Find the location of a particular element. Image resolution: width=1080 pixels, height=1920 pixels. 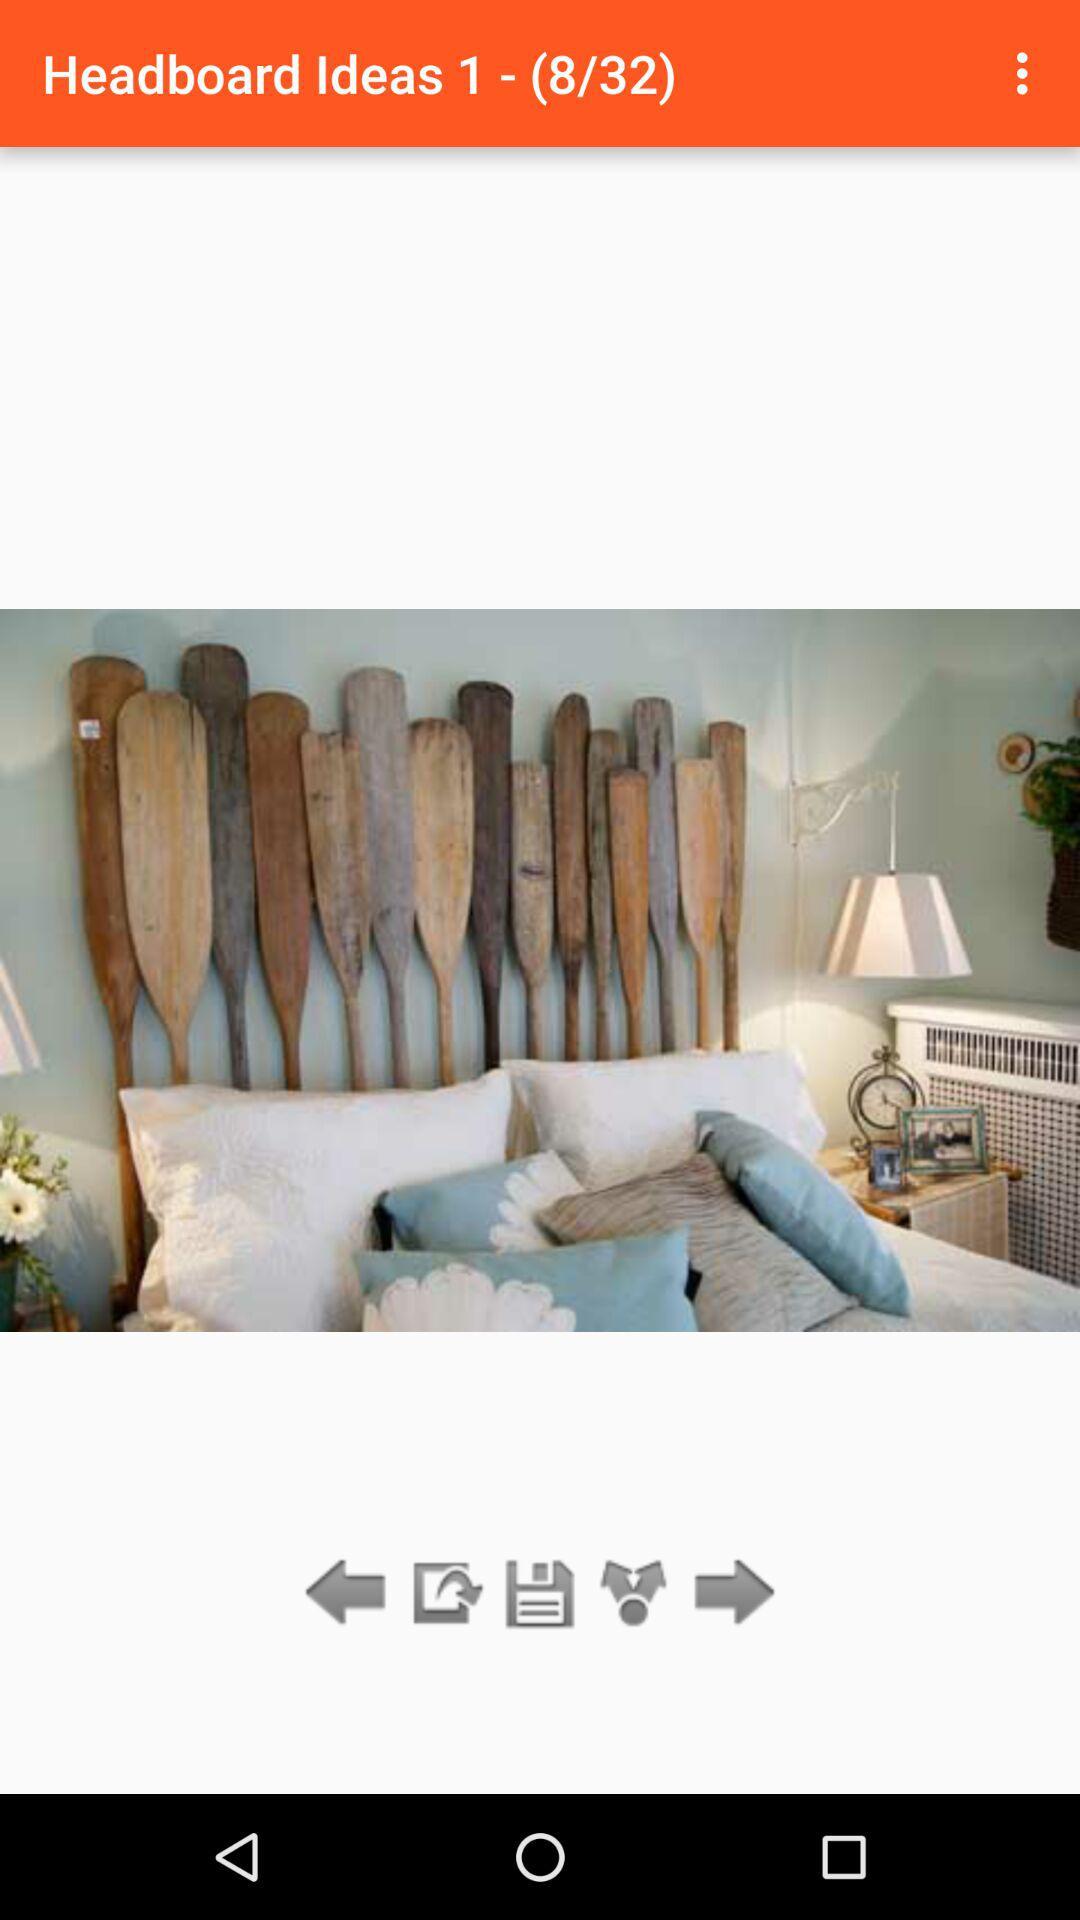

your idea is located at coordinates (540, 1593).